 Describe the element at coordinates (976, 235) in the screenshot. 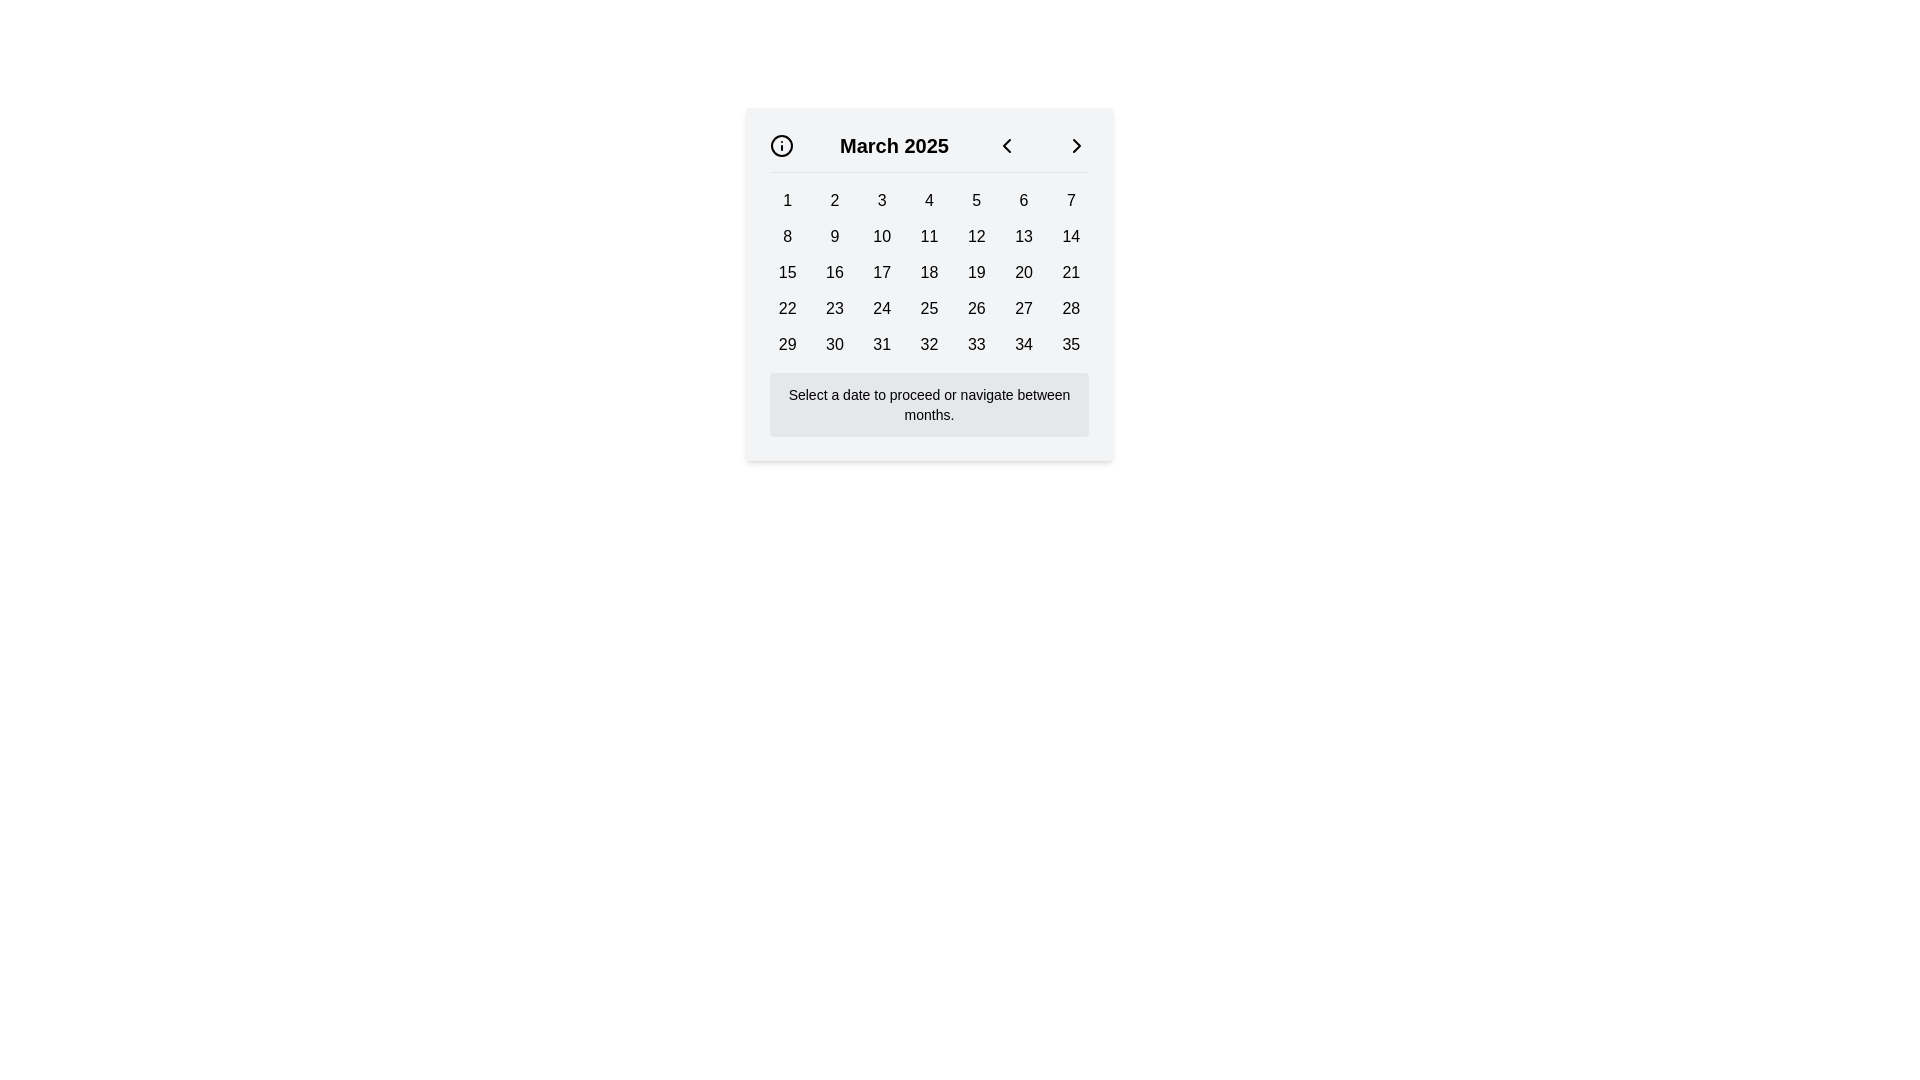

I see `the button representing the 12th day in the calendar interface` at that location.